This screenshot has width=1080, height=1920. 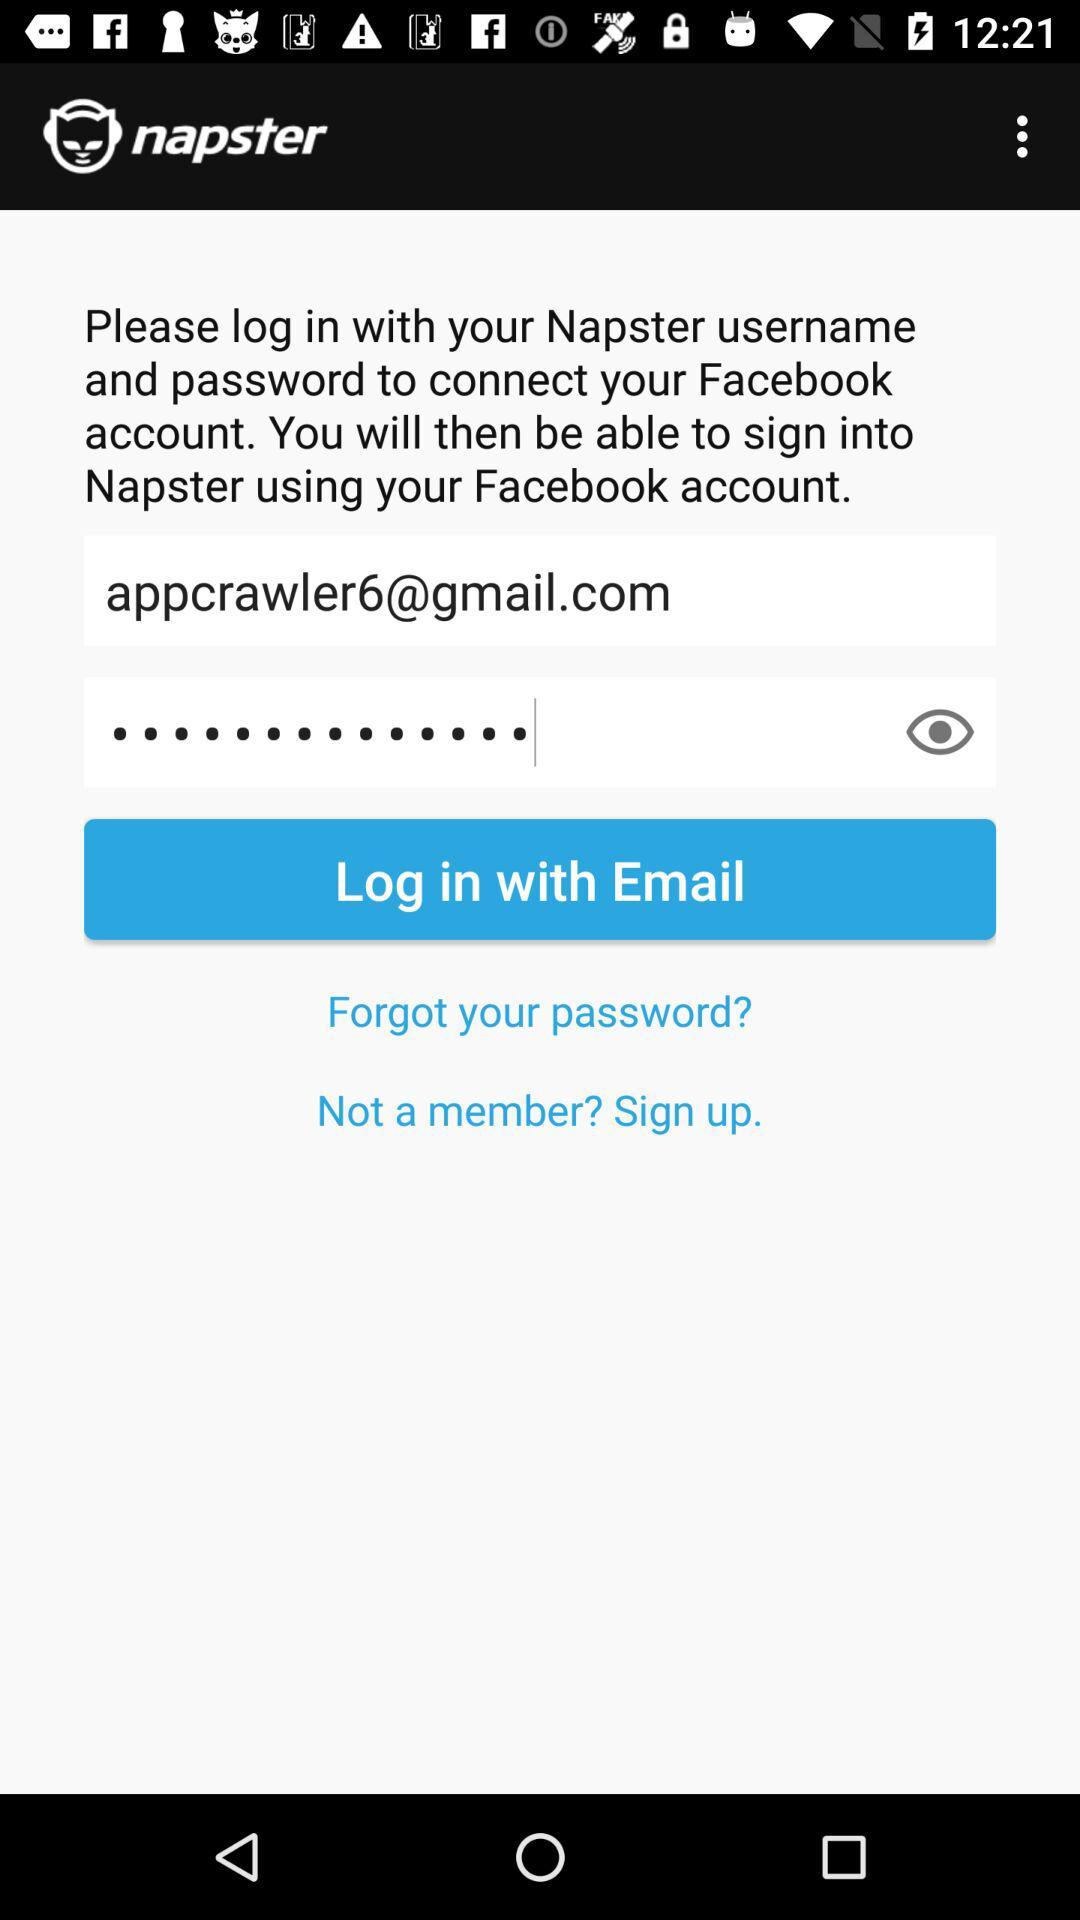 What do you see at coordinates (1027, 135) in the screenshot?
I see `item at the top right corner` at bounding box center [1027, 135].